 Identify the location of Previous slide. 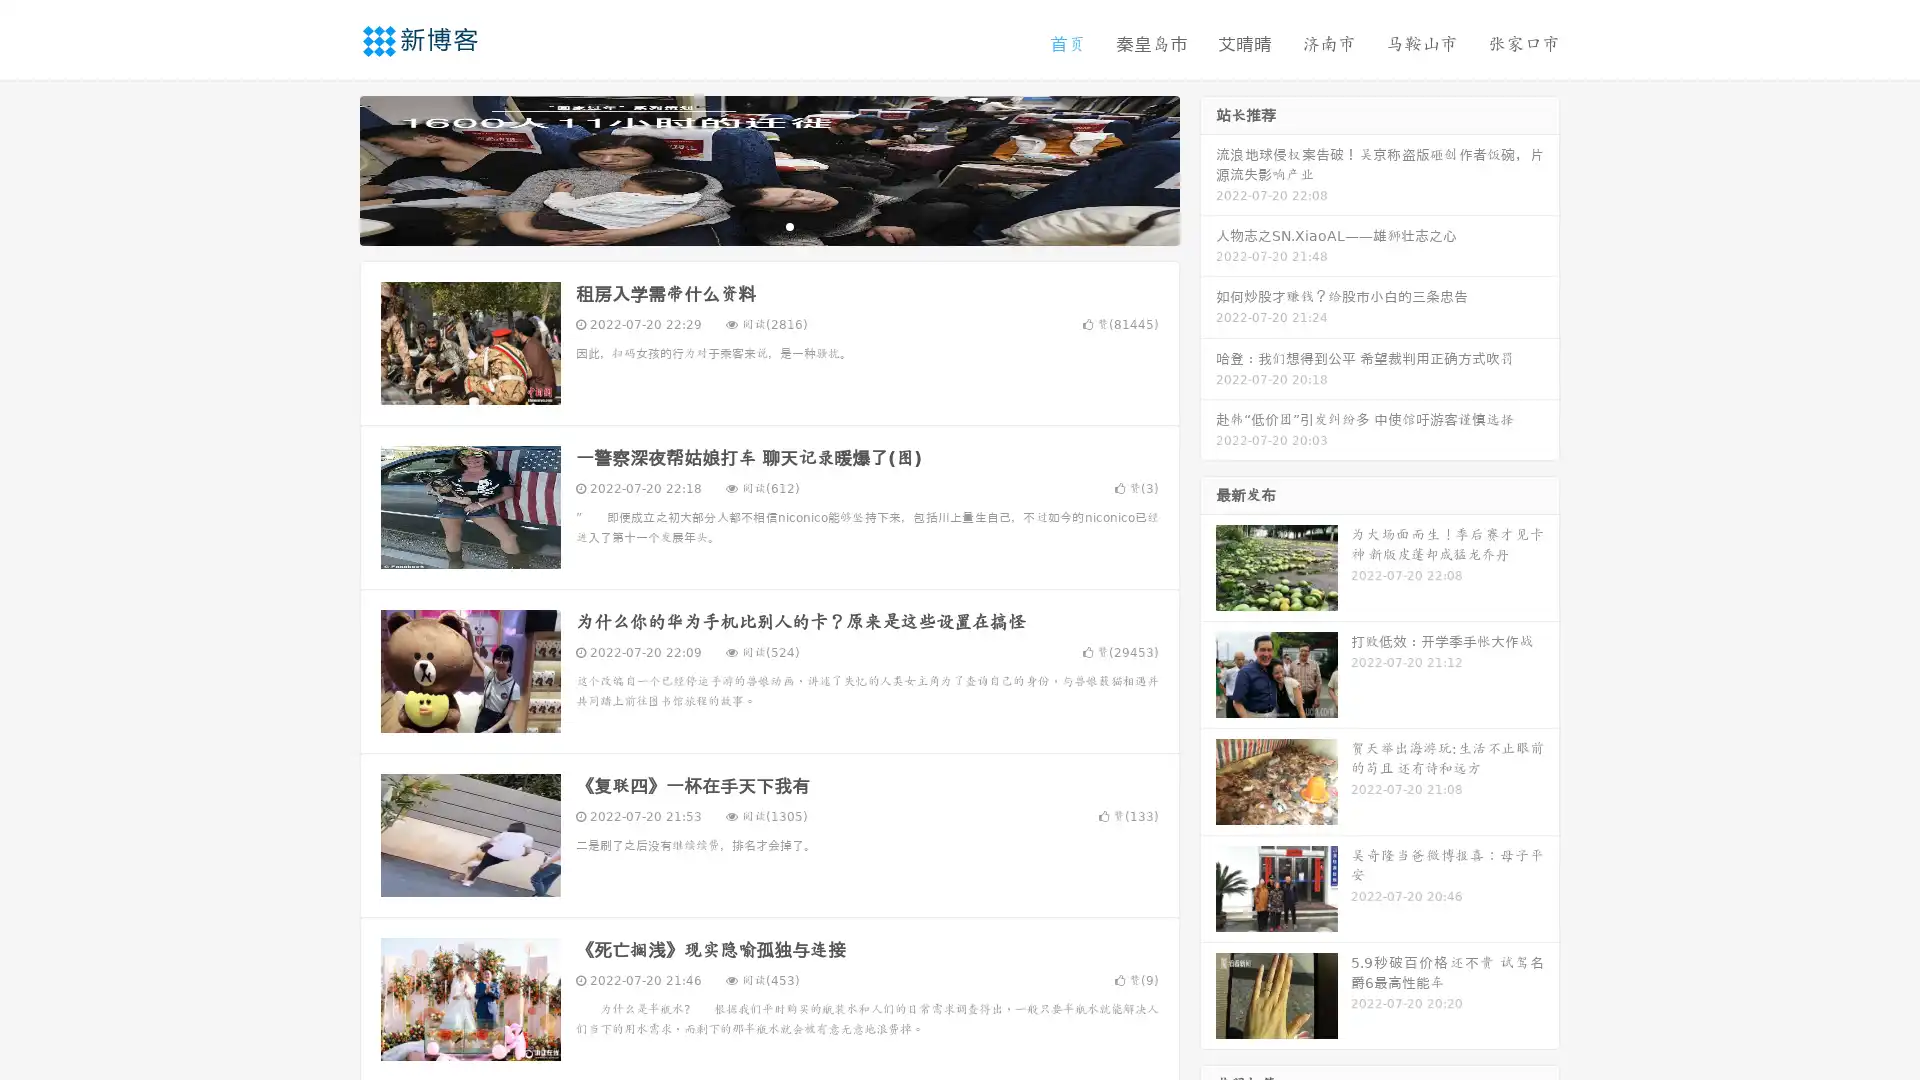
(330, 168).